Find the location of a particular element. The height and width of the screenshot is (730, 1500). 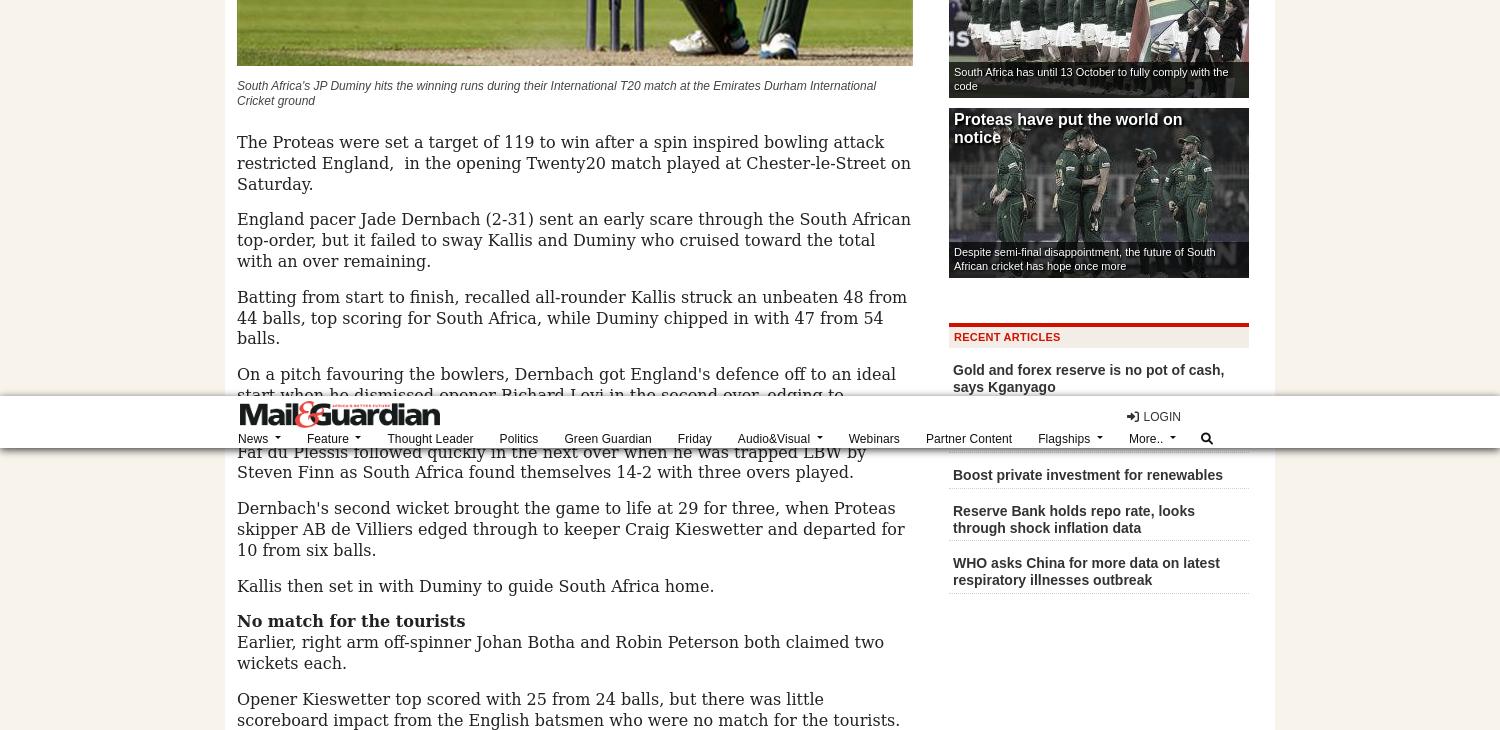

'LinkedIn' is located at coordinates (547, 145).